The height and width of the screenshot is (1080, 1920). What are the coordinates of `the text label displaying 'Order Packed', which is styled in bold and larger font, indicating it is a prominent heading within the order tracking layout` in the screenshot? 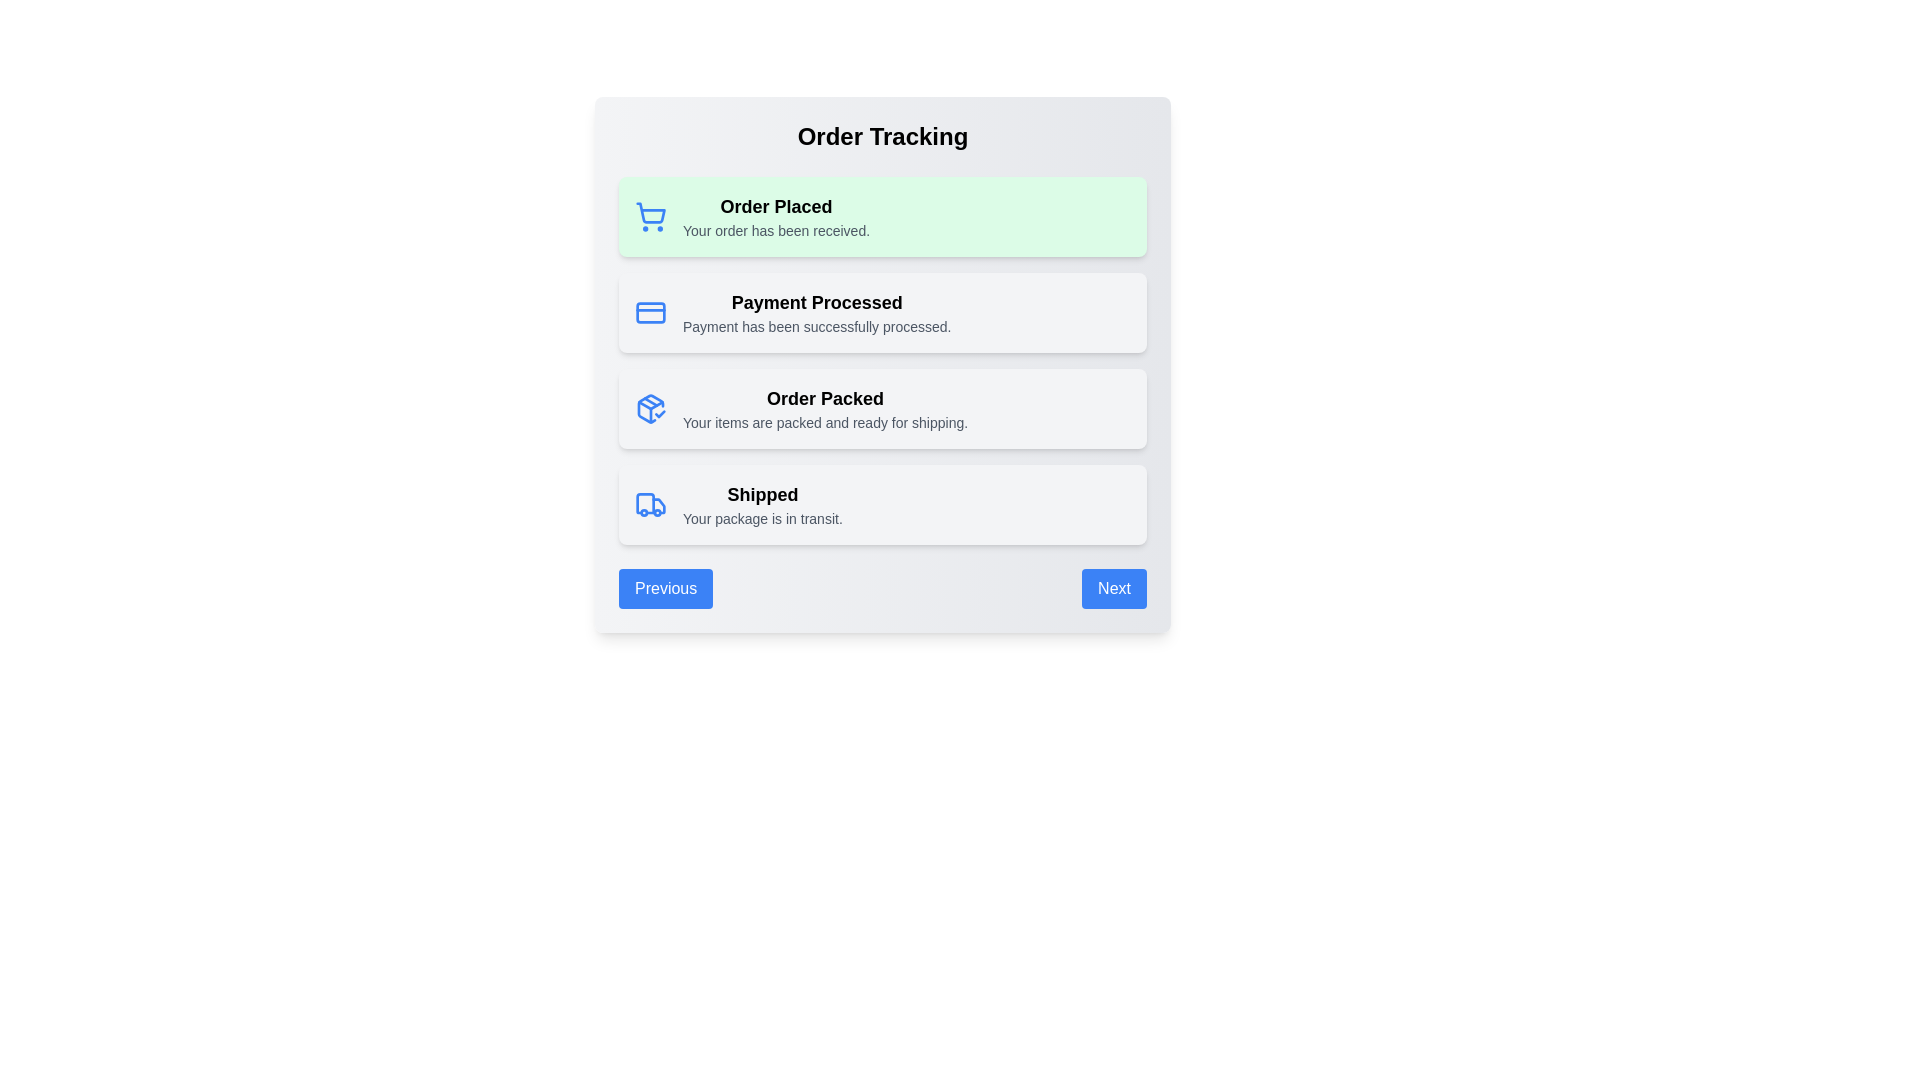 It's located at (825, 398).